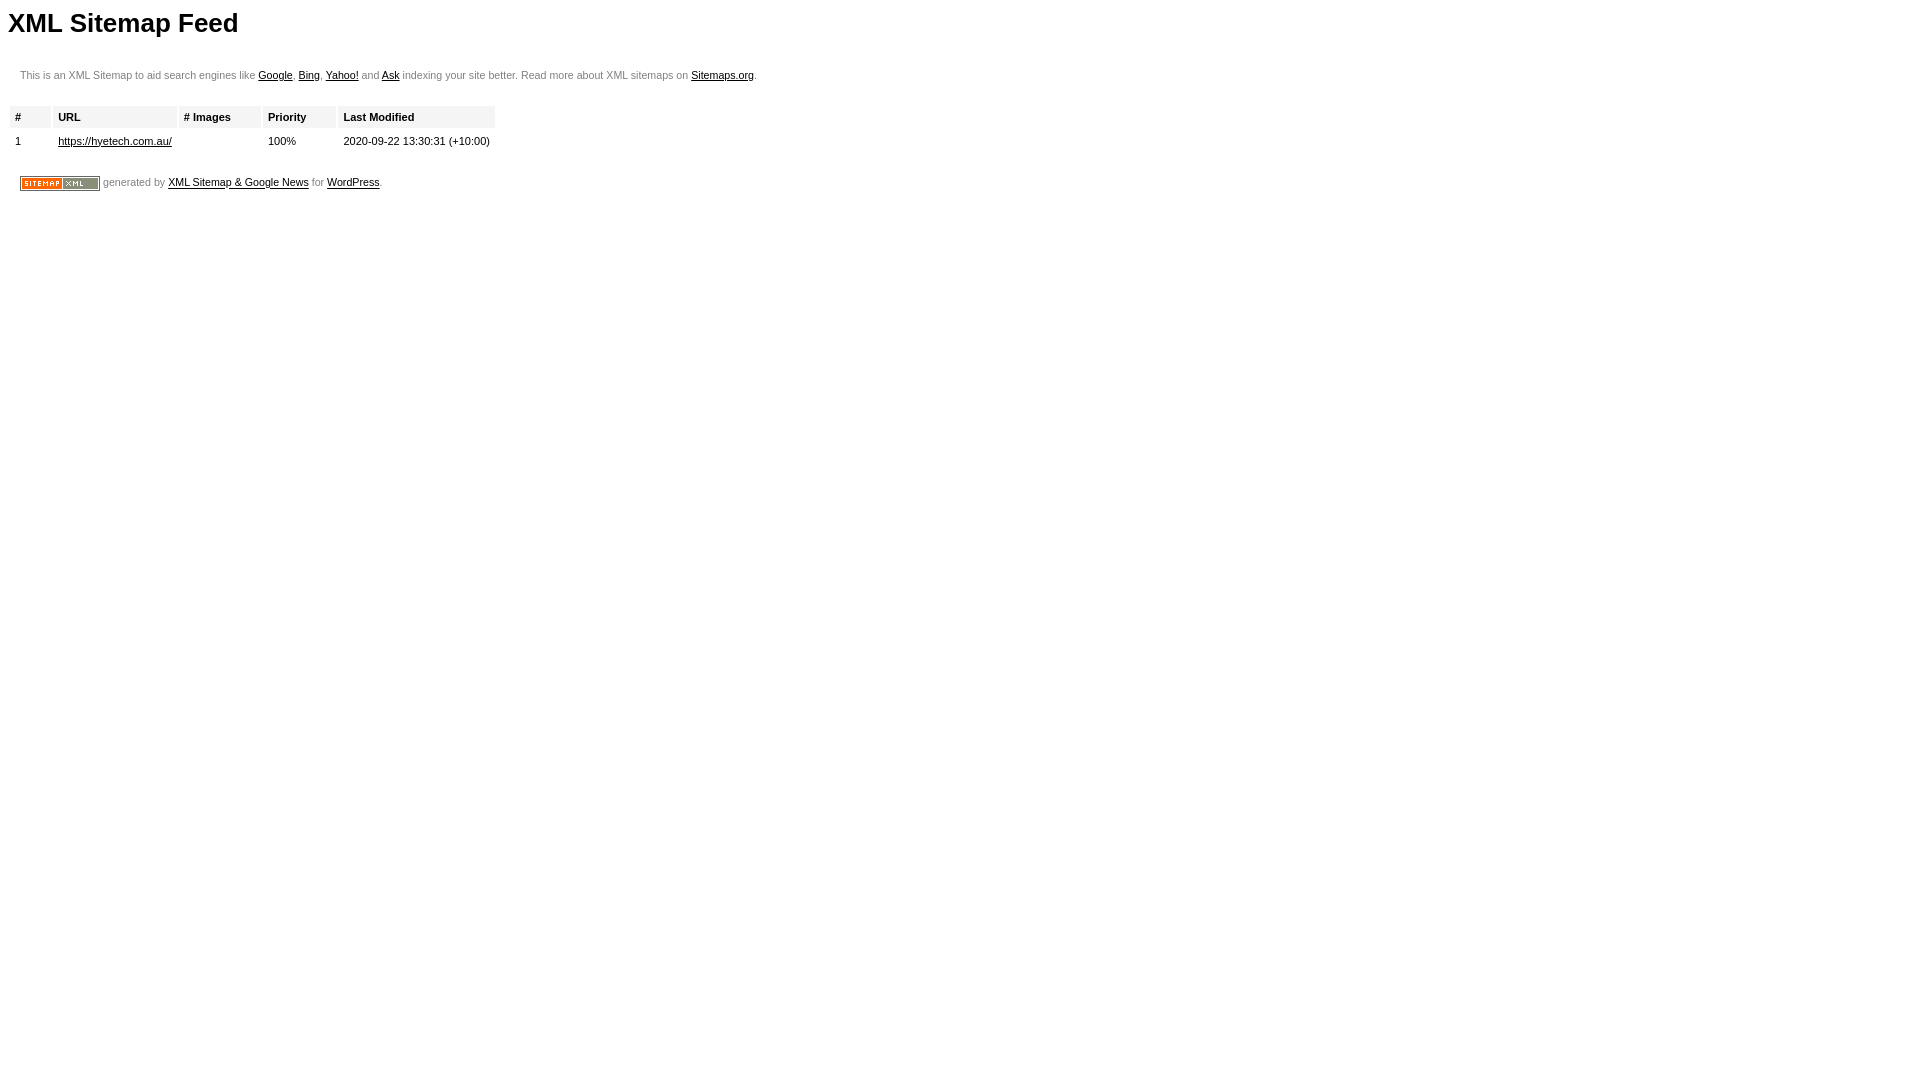 Image resolution: width=1920 pixels, height=1080 pixels. I want to click on 'Yahoo!', so click(342, 73).